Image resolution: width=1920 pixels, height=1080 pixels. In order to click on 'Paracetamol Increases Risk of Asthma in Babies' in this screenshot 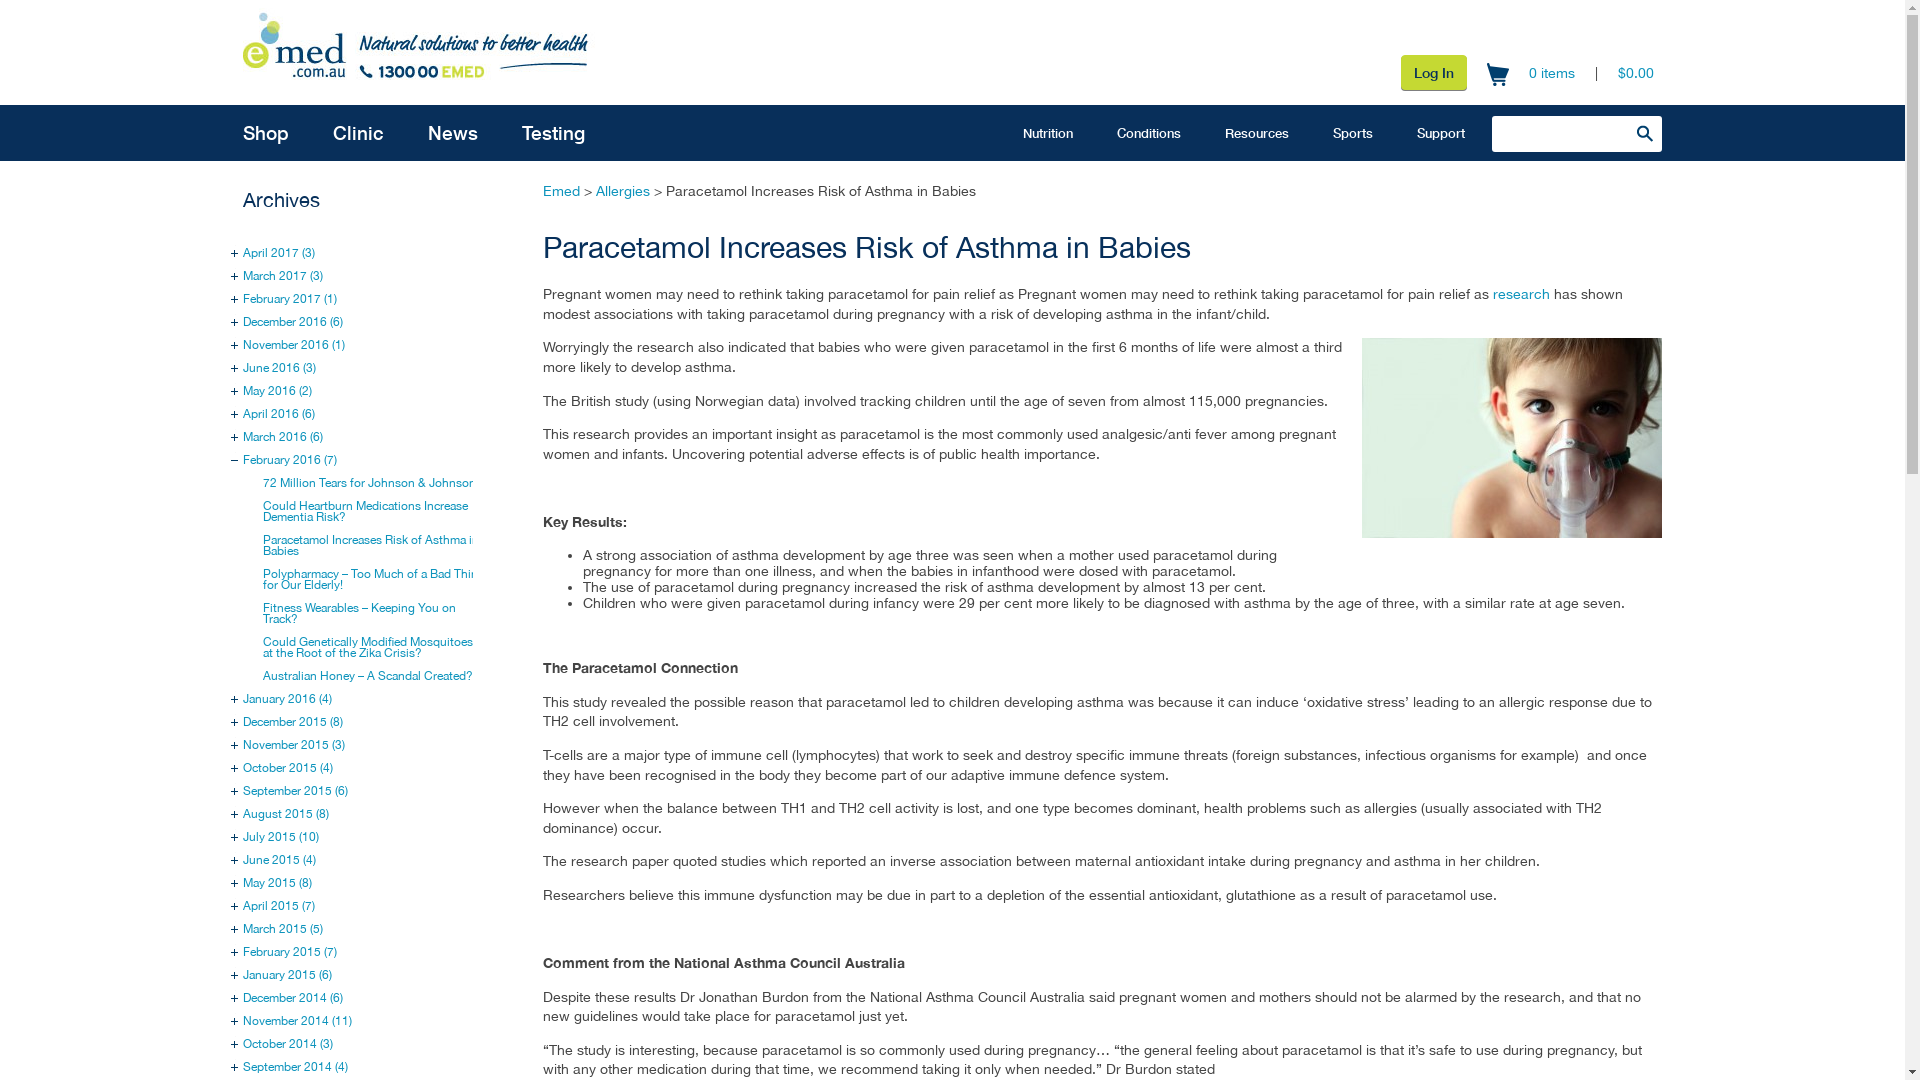, I will do `click(262, 545)`.